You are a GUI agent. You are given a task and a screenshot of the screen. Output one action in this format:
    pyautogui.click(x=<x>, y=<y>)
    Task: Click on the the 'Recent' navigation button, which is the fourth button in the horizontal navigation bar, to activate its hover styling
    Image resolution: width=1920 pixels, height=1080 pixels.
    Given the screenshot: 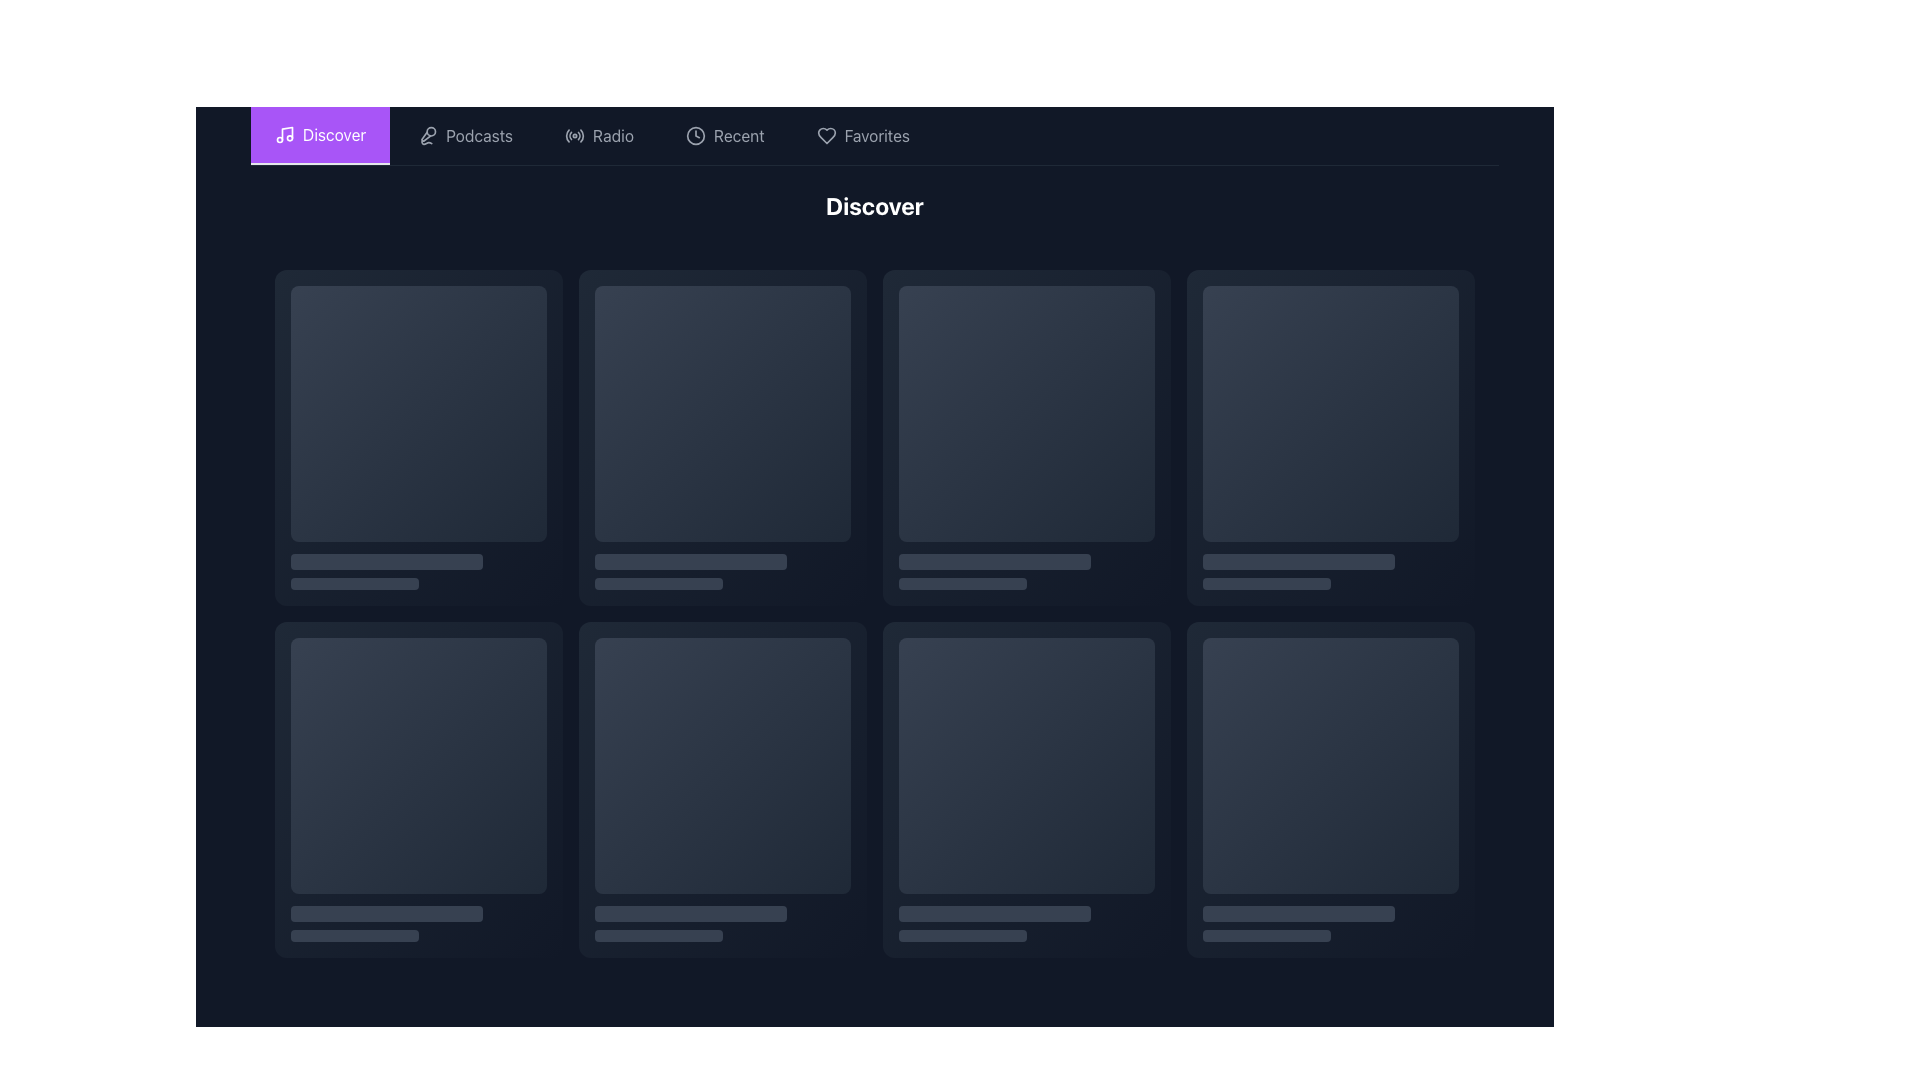 What is the action you would take?
    pyautogui.click(x=724, y=135)
    